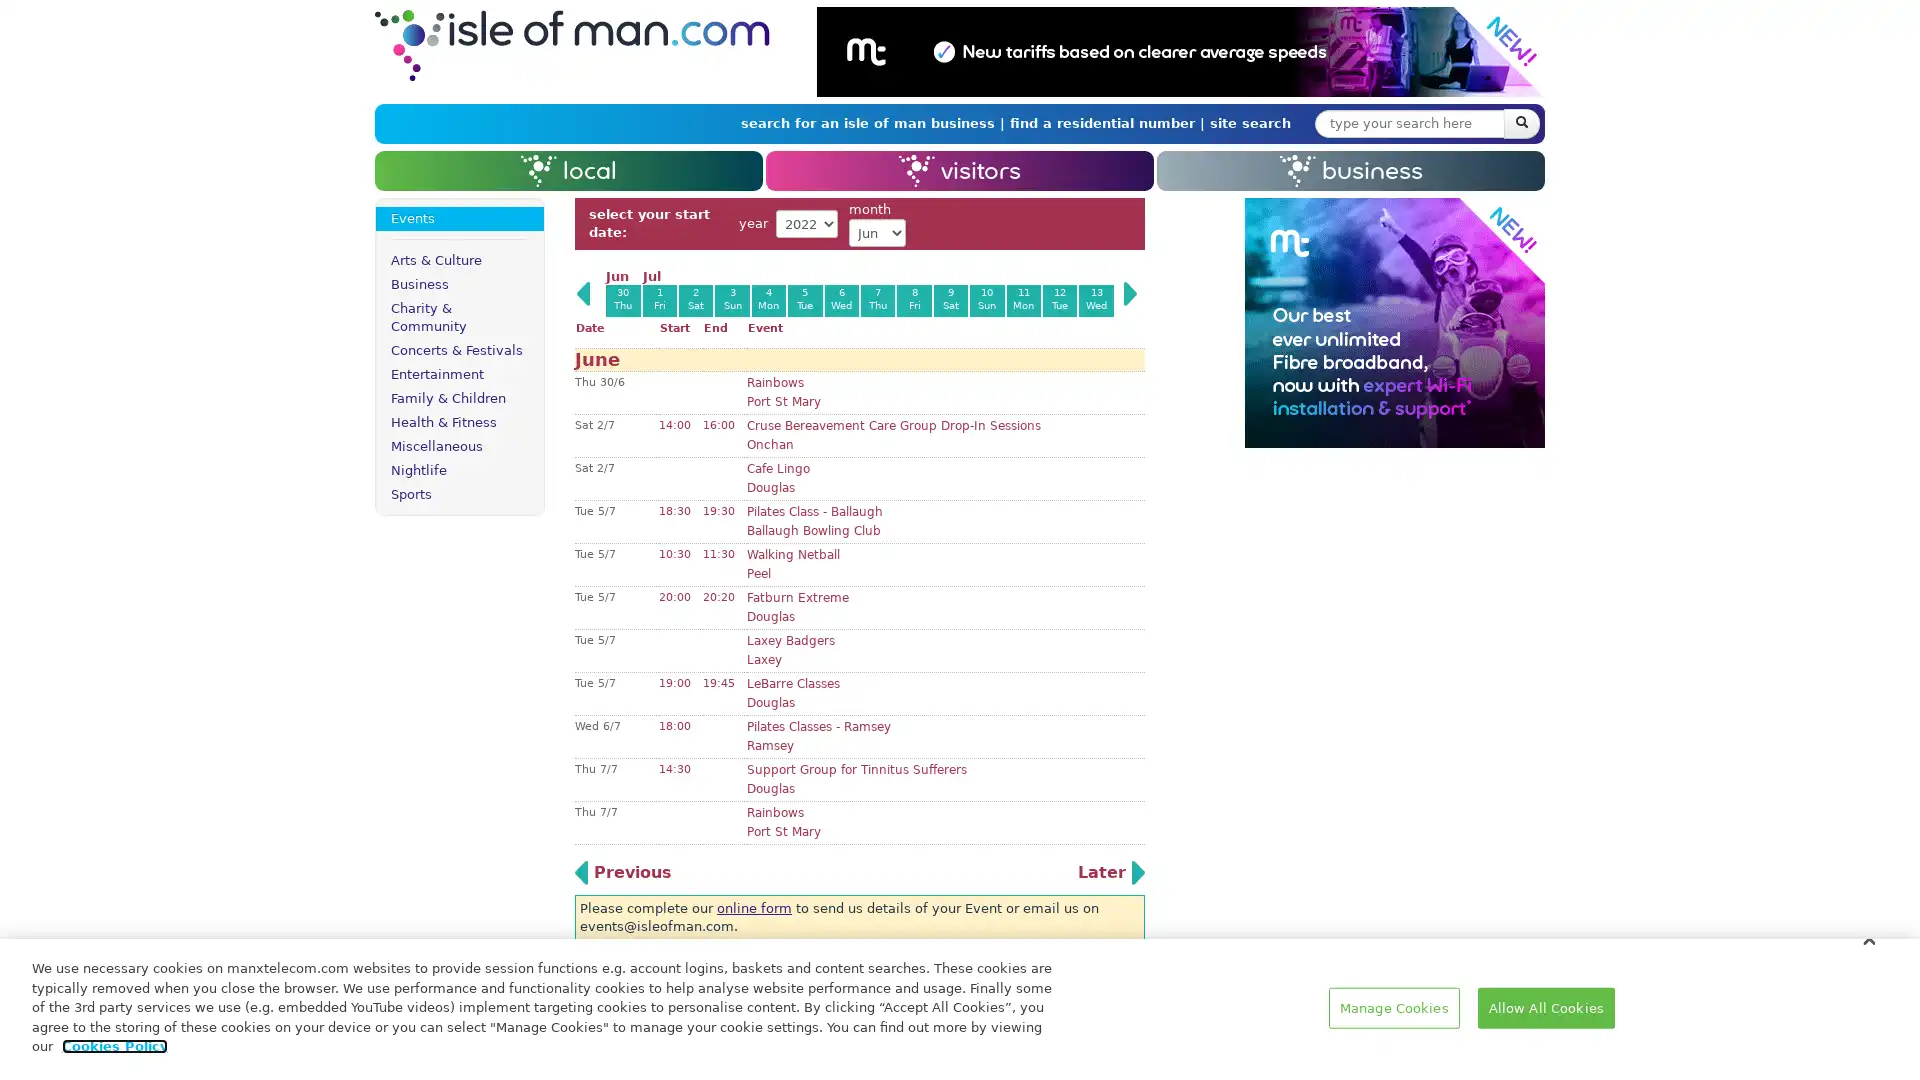 The height and width of the screenshot is (1080, 1920). What do you see at coordinates (1867, 938) in the screenshot?
I see `Close` at bounding box center [1867, 938].